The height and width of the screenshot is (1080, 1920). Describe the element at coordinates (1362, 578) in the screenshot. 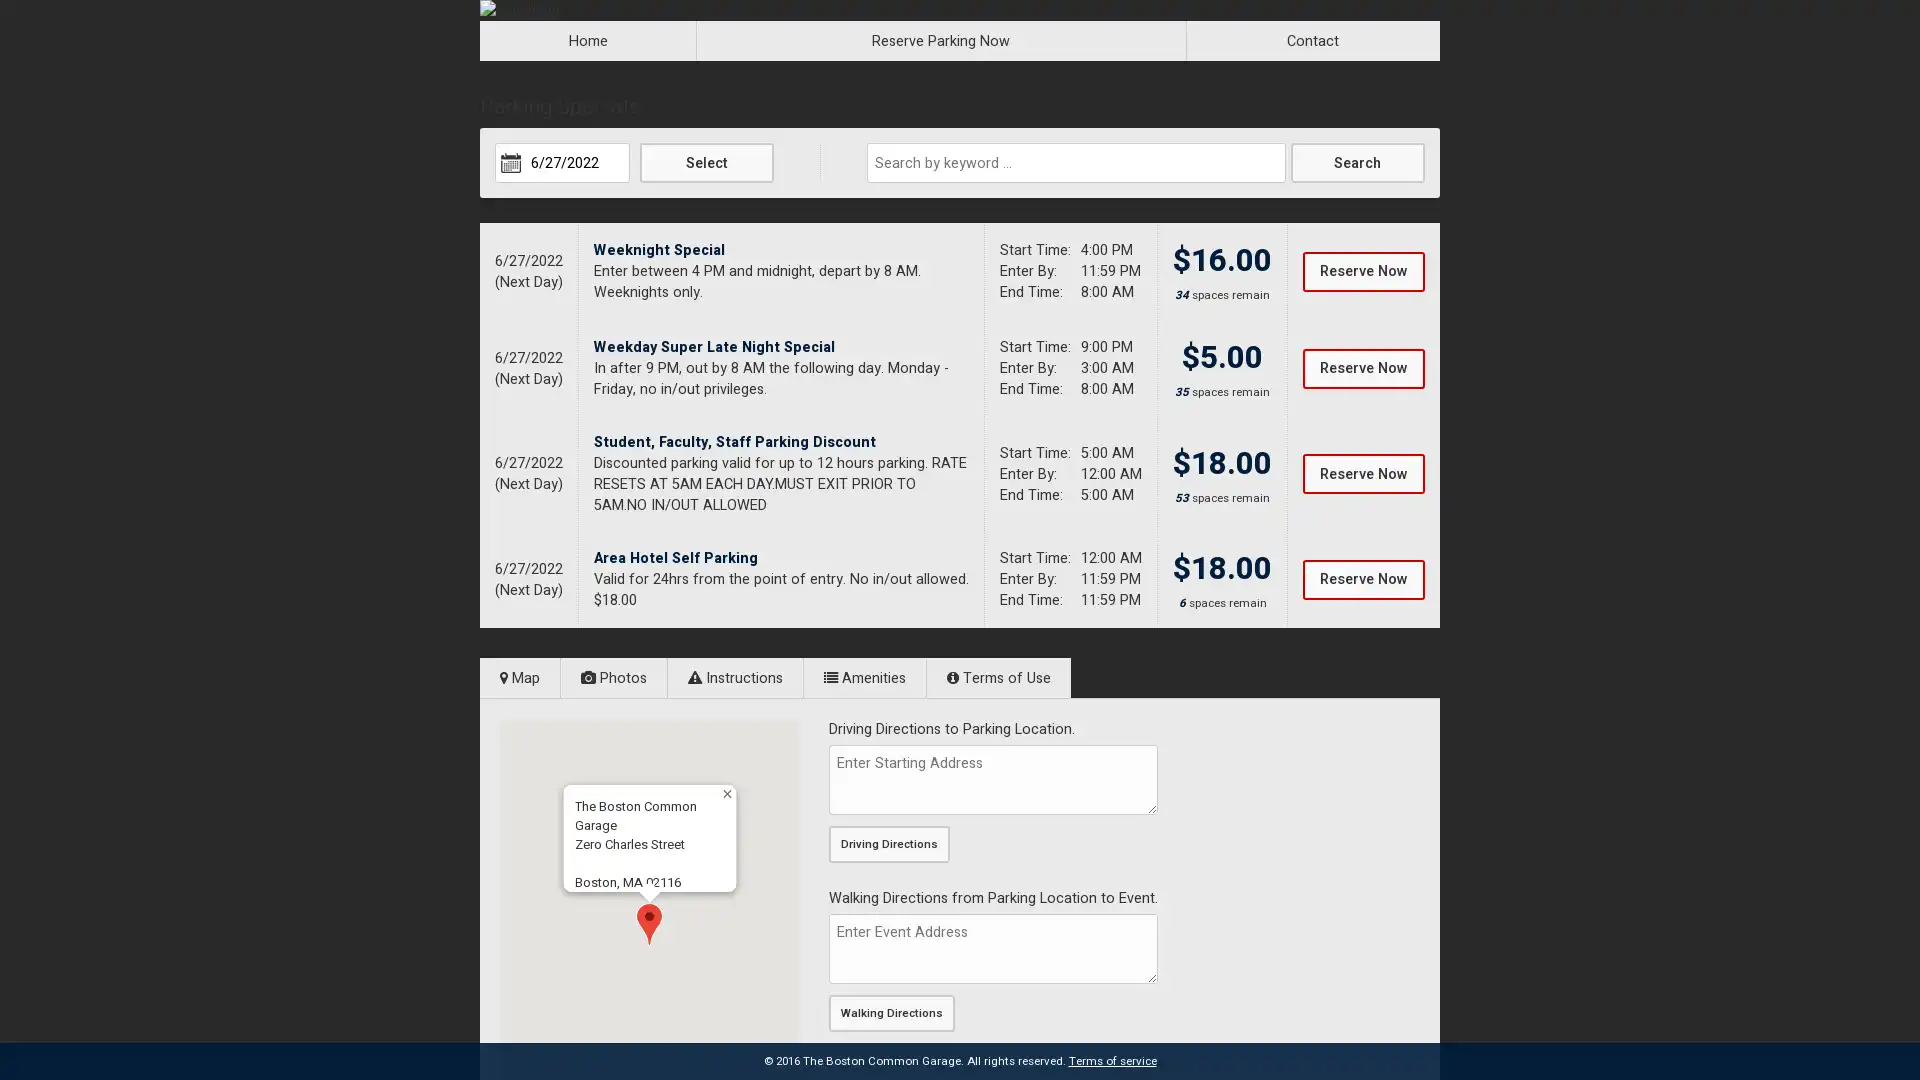

I see `Reserve Now` at that location.